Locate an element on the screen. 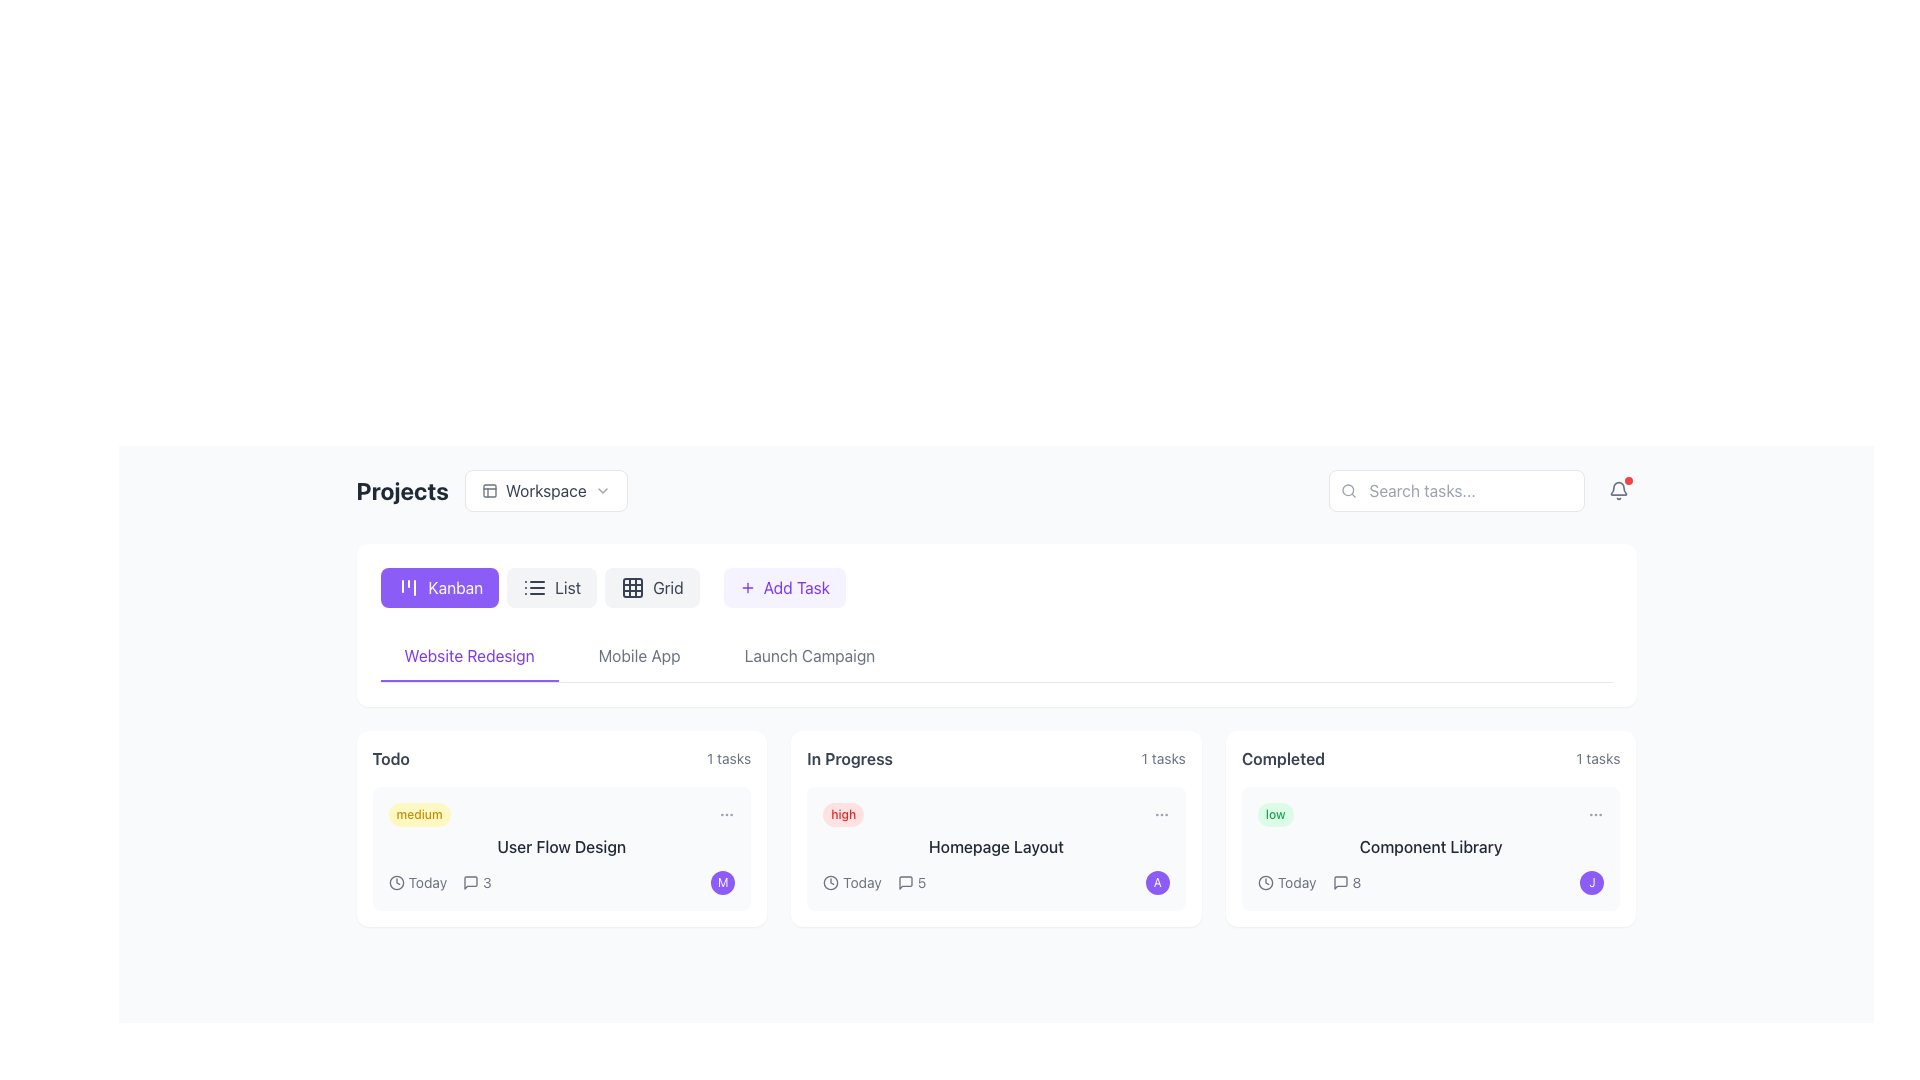 This screenshot has width=1920, height=1080. the text label located at the bottom of the 'Completed' card in the 'Projects' section to access related elements is located at coordinates (1430, 847).